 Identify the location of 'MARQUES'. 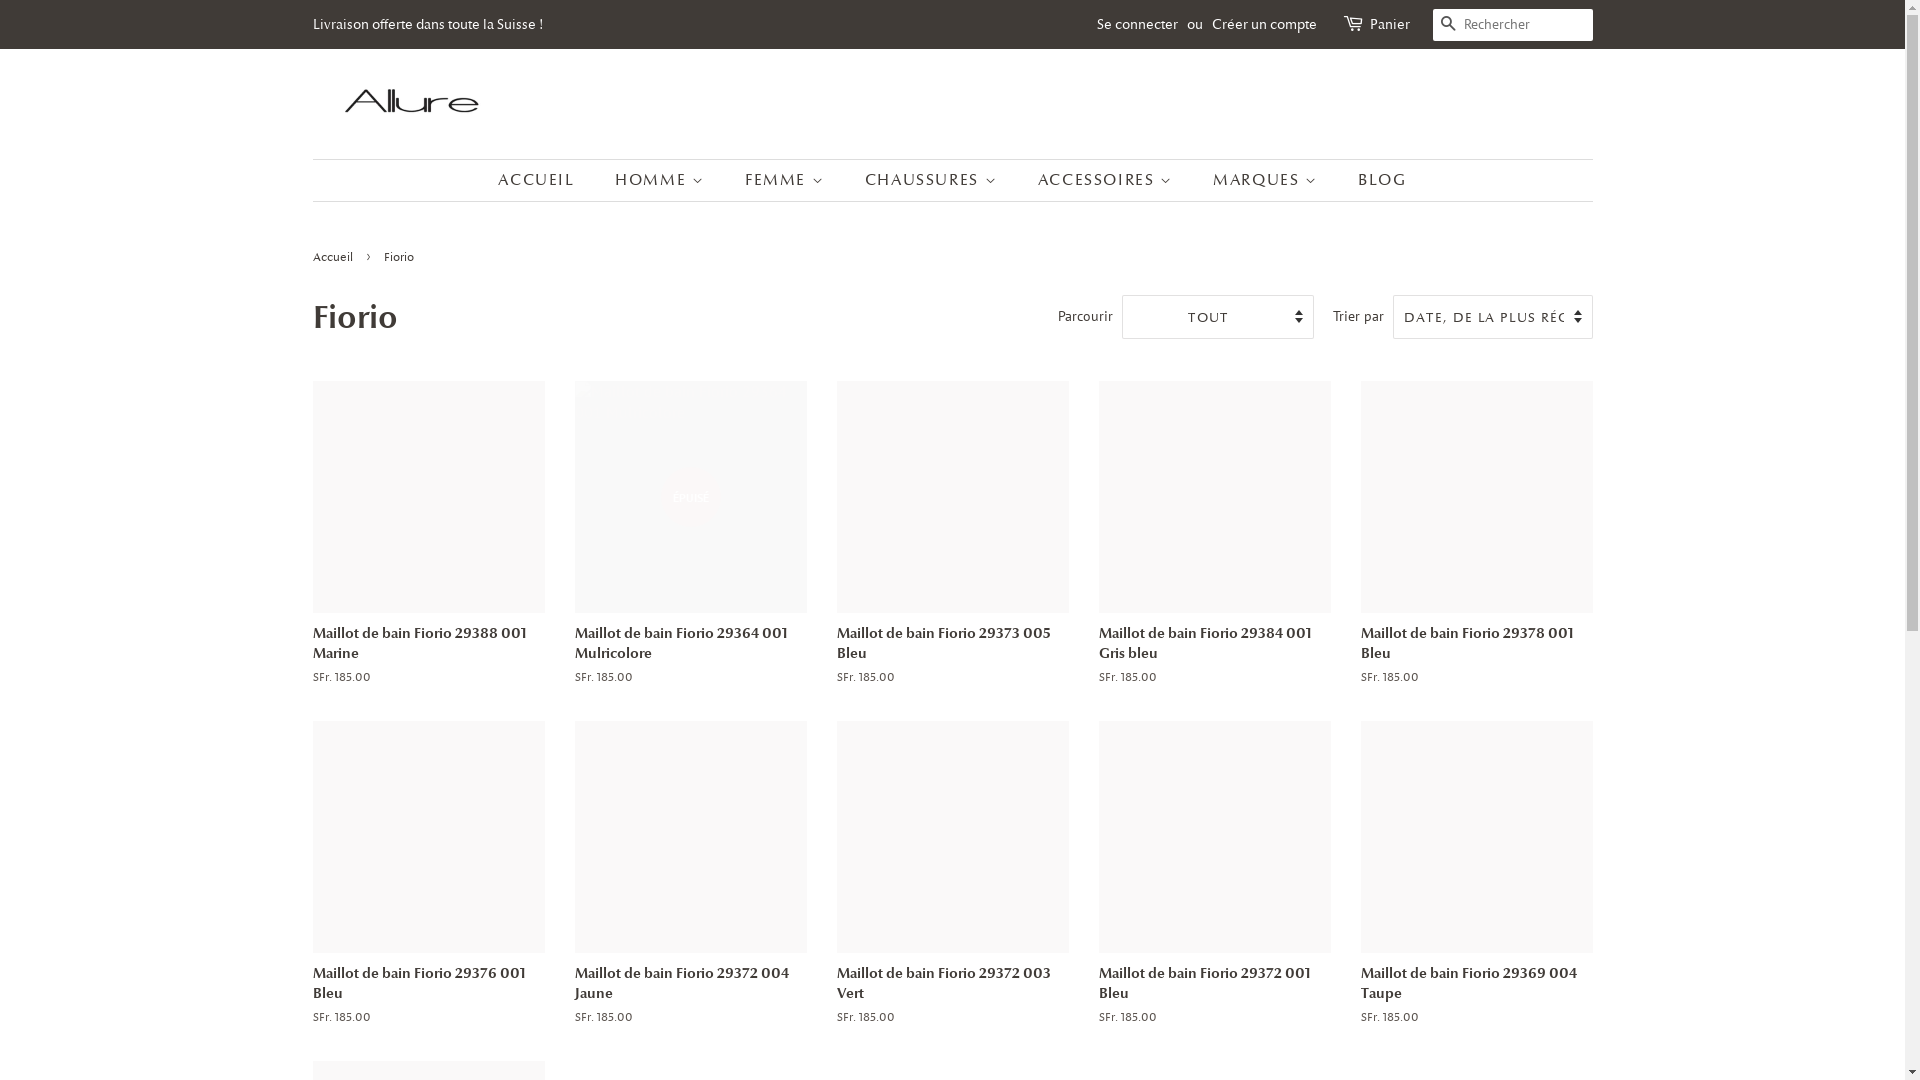
(1198, 180).